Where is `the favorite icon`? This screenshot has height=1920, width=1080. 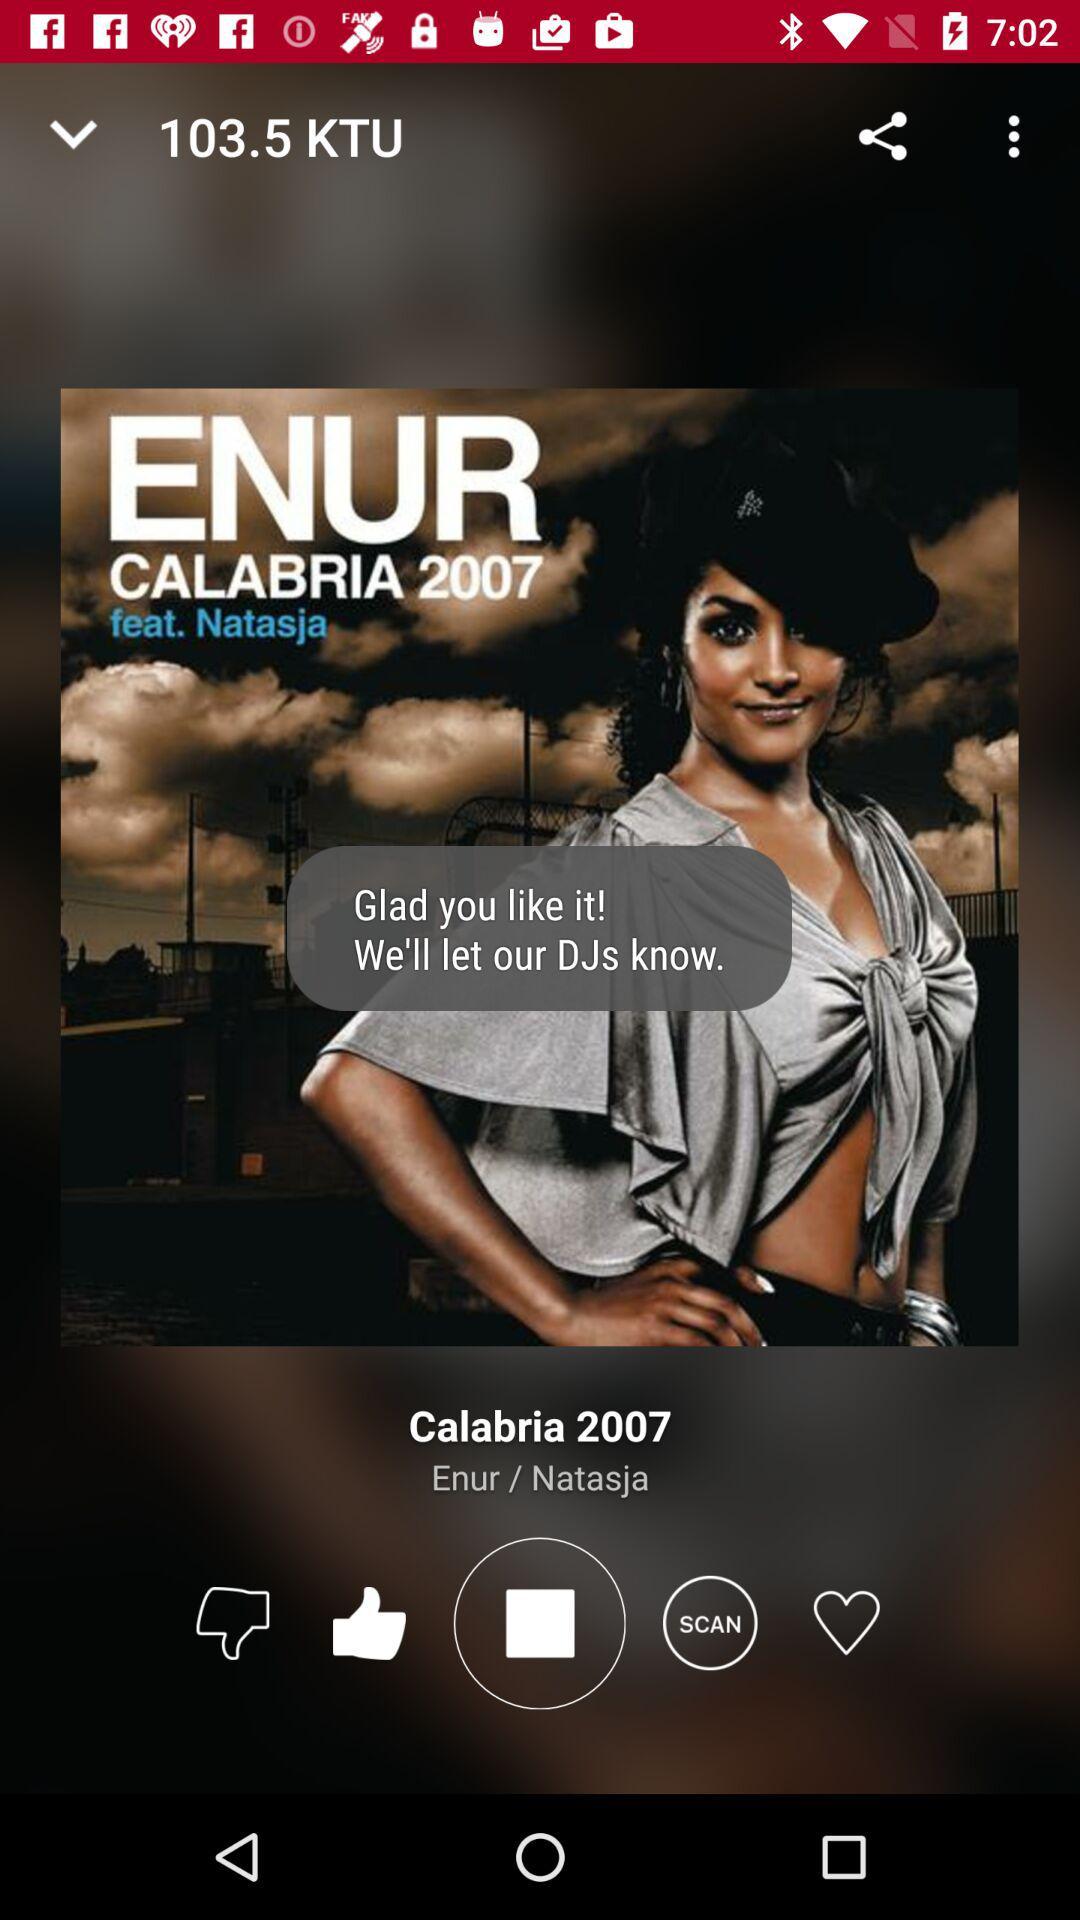 the favorite icon is located at coordinates (846, 1622).